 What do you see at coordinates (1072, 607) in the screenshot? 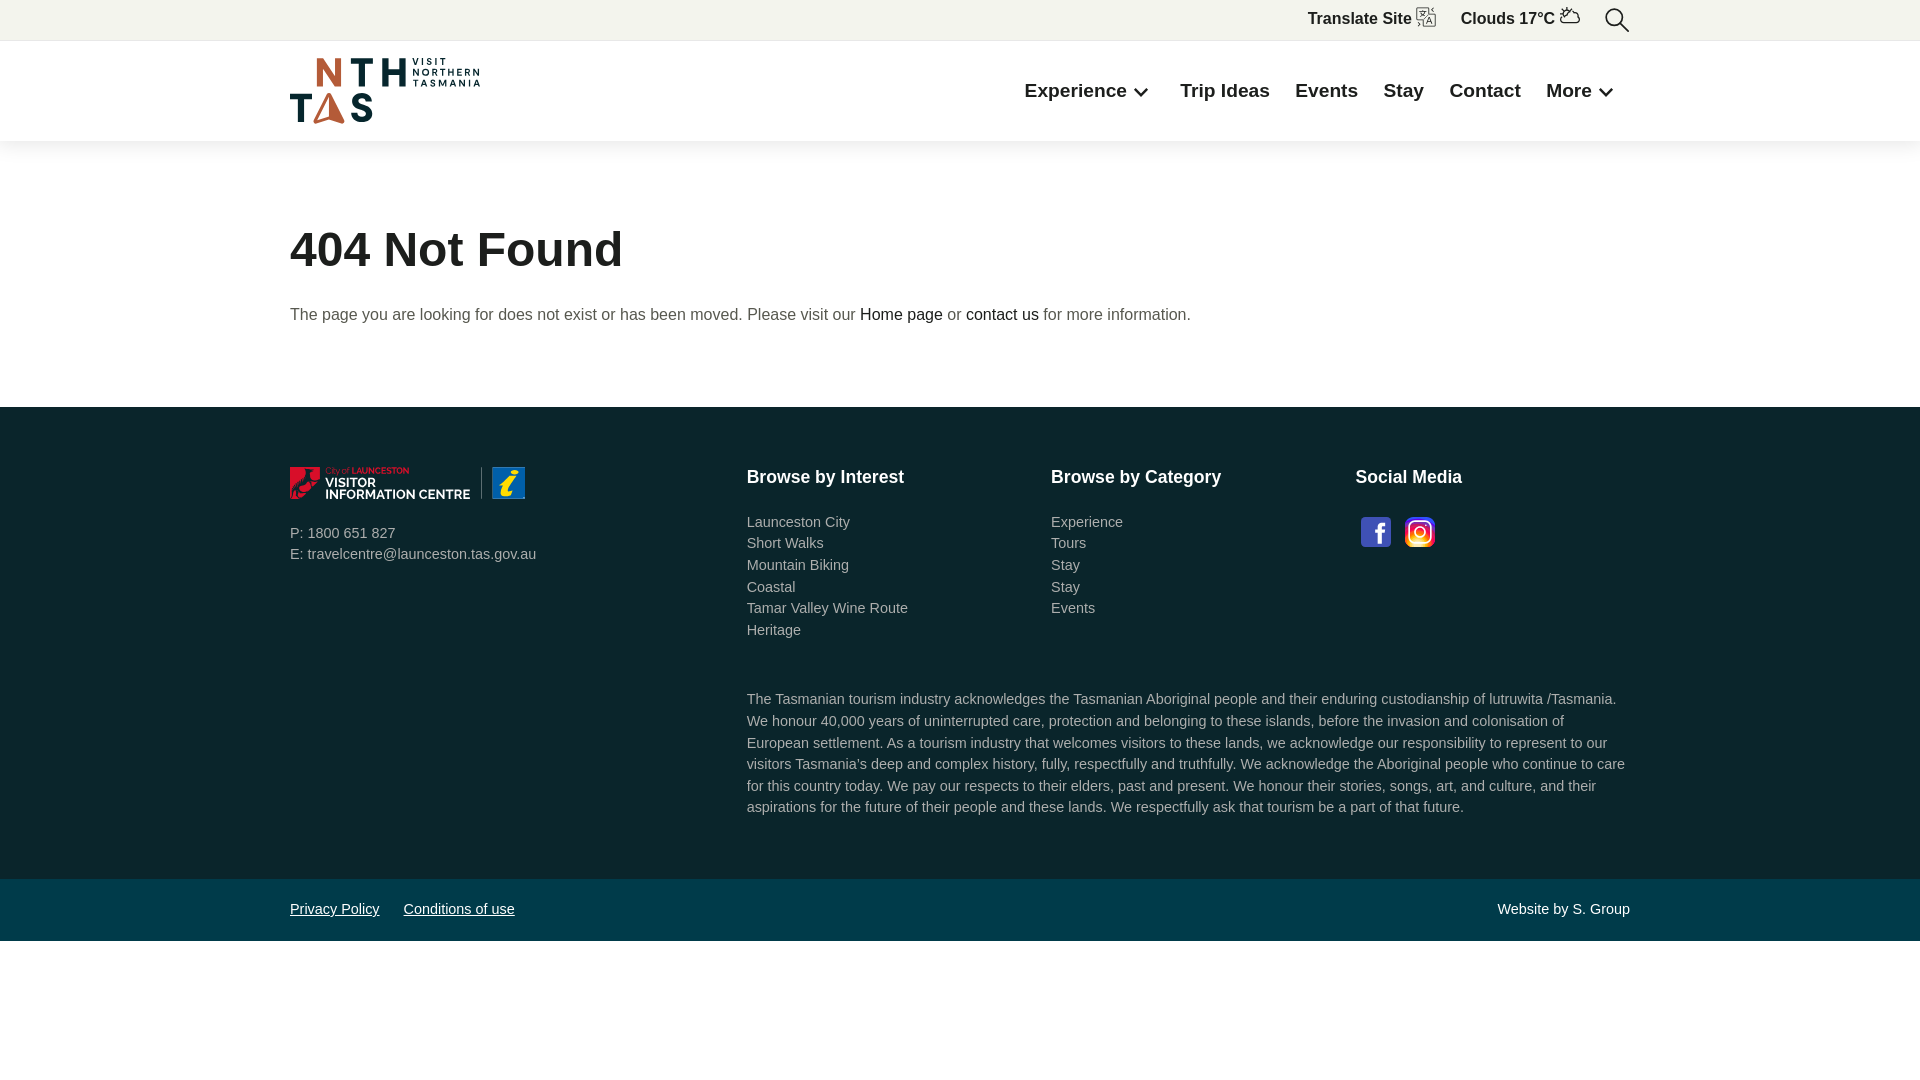
I see `'Events'` at bounding box center [1072, 607].